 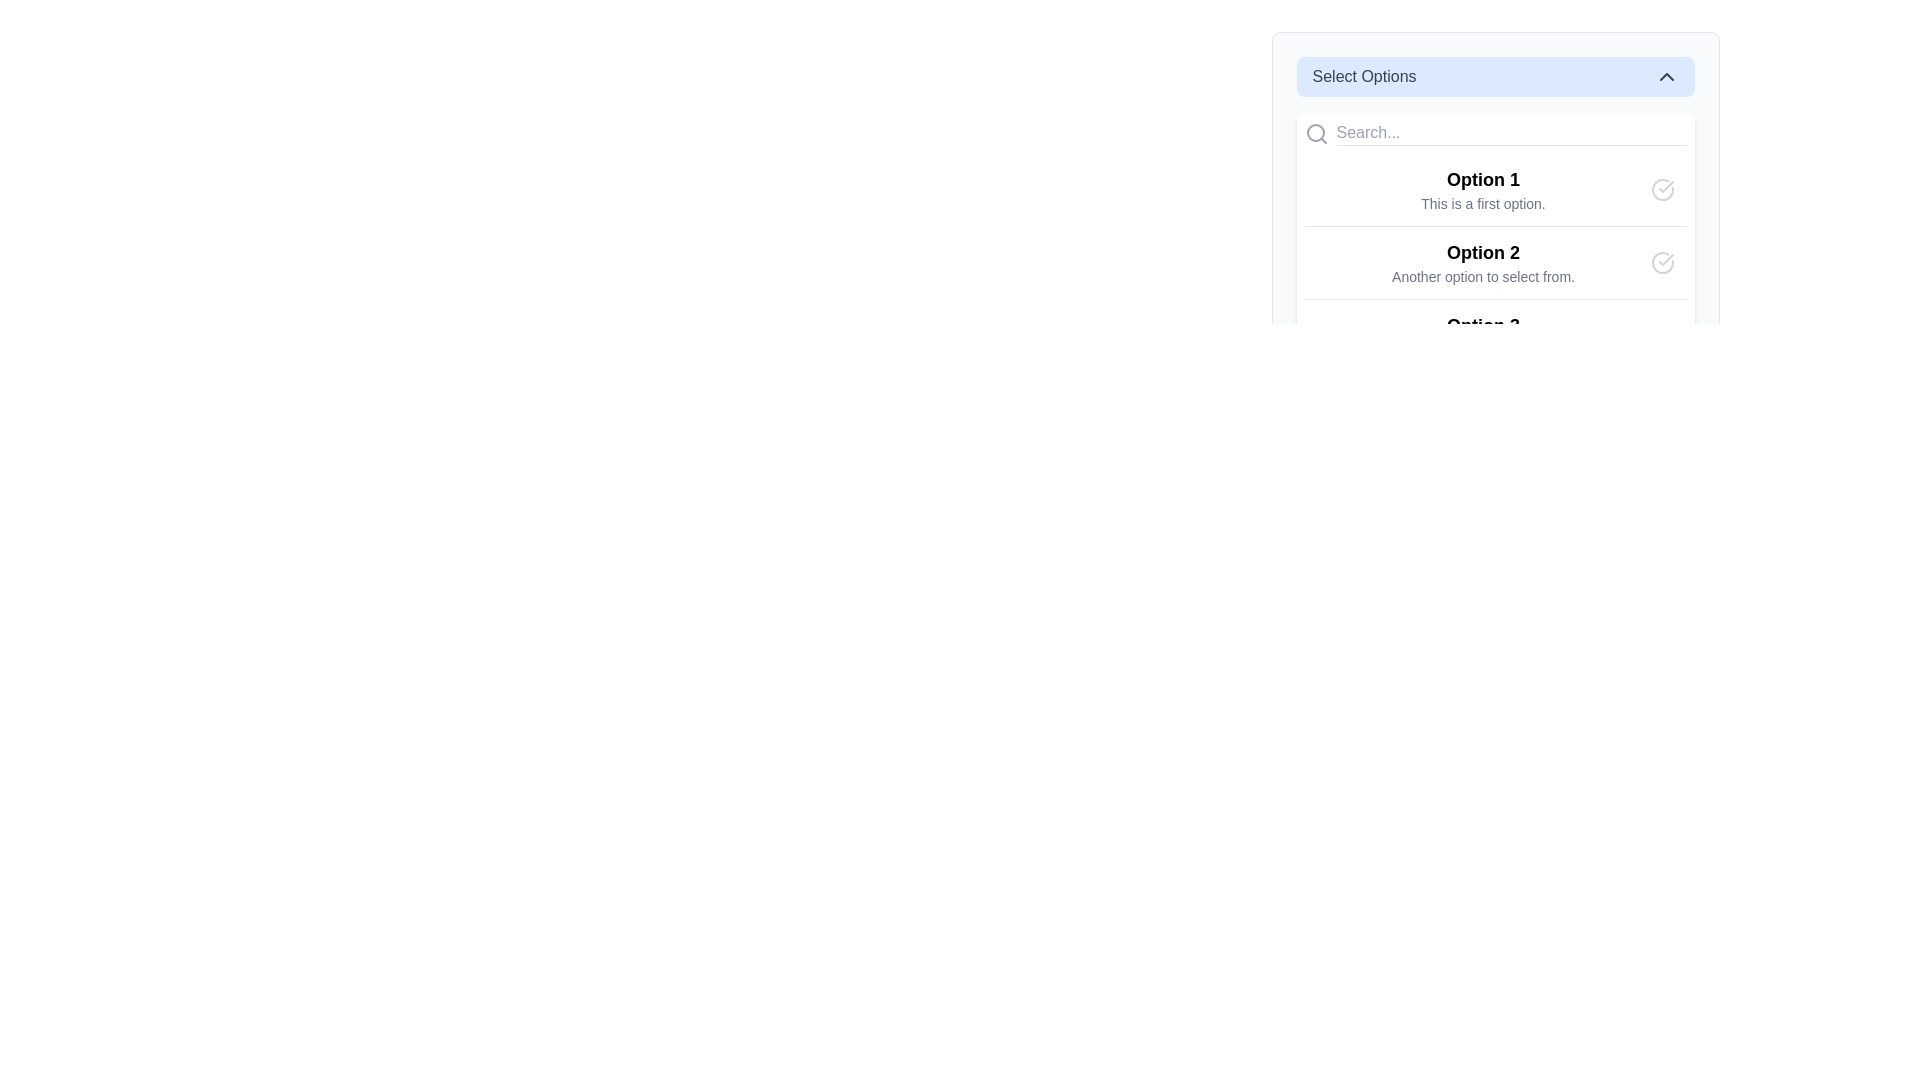 I want to click on the Selectable List Item labeled 'Option 2' with a description 'Another option to select from.', so click(x=1495, y=261).